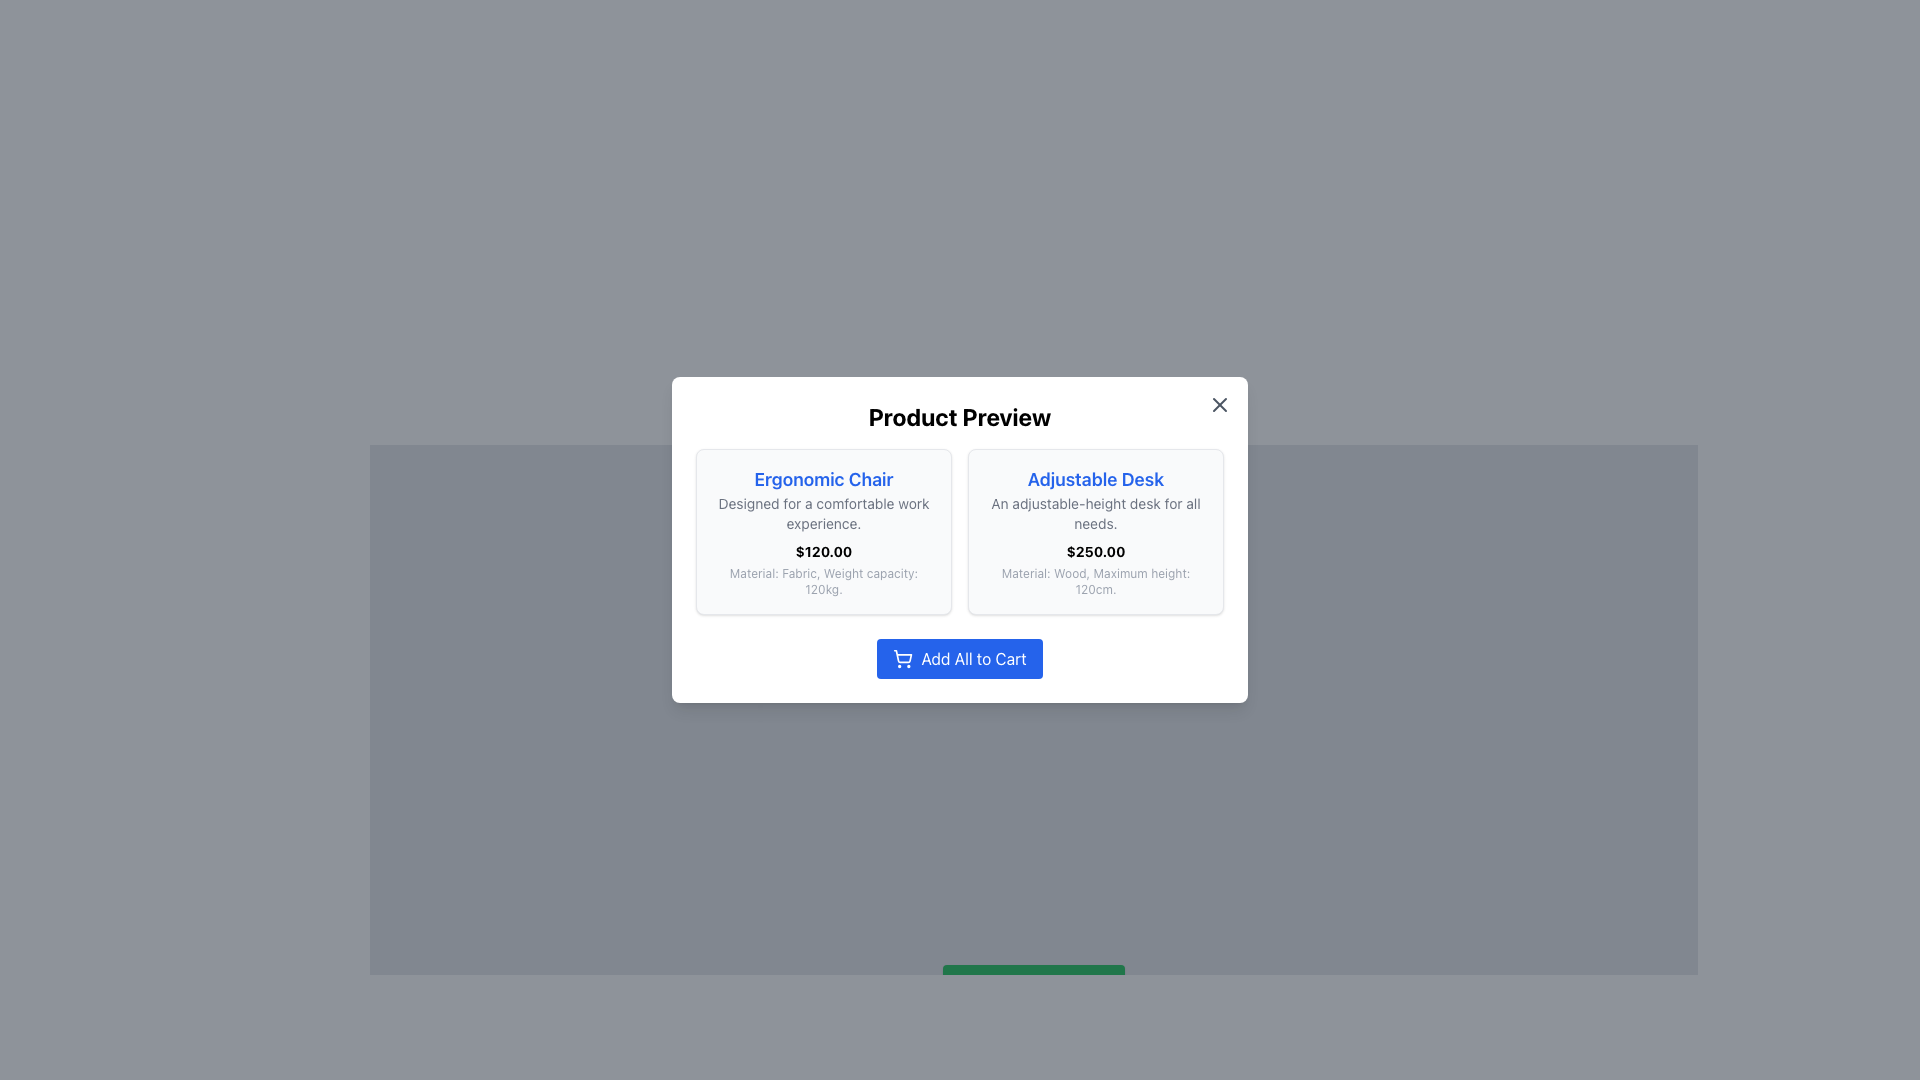 The width and height of the screenshot is (1920, 1080). Describe the element at coordinates (1094, 582) in the screenshot. I see `the light gray text display at the bottom of the 'Adjustable Desk' information card that provides details about the product material and maximum height` at that location.